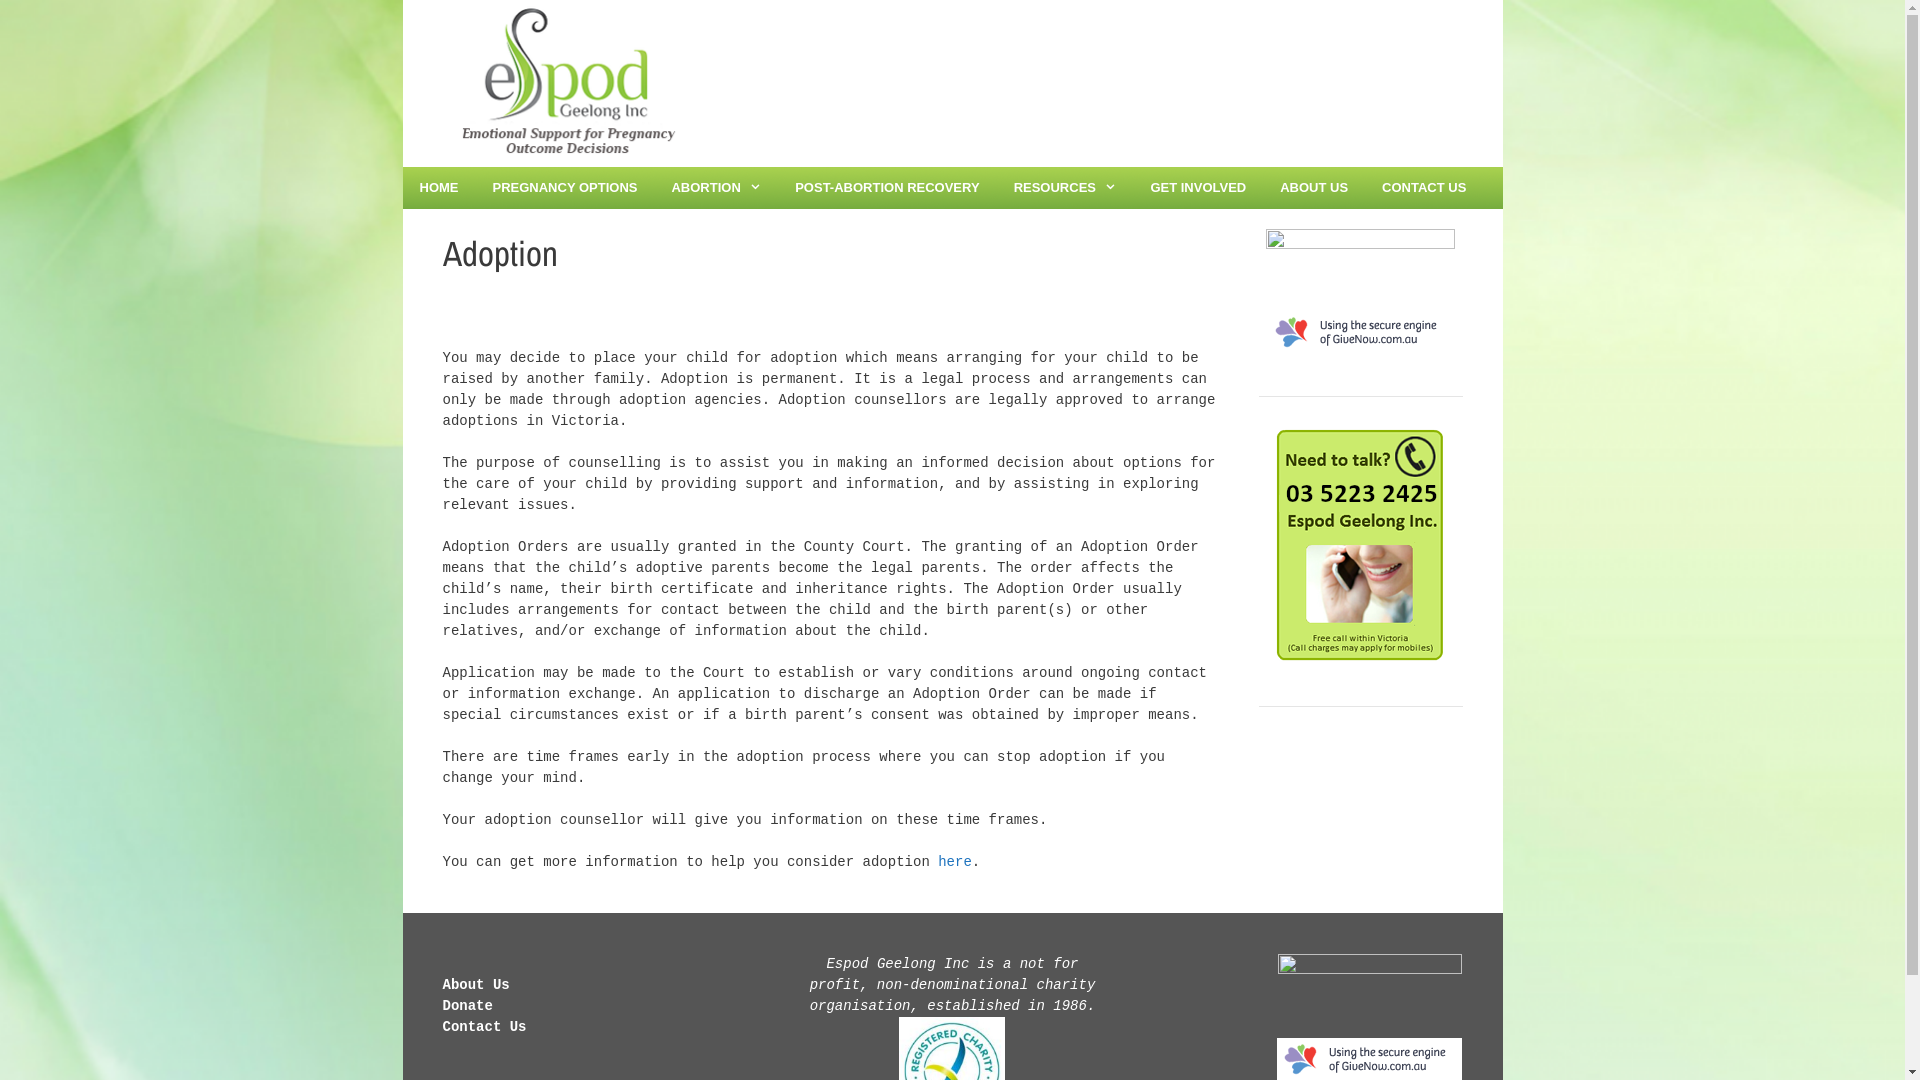 This screenshot has height=1080, width=1920. What do you see at coordinates (954, 860) in the screenshot?
I see `'here'` at bounding box center [954, 860].